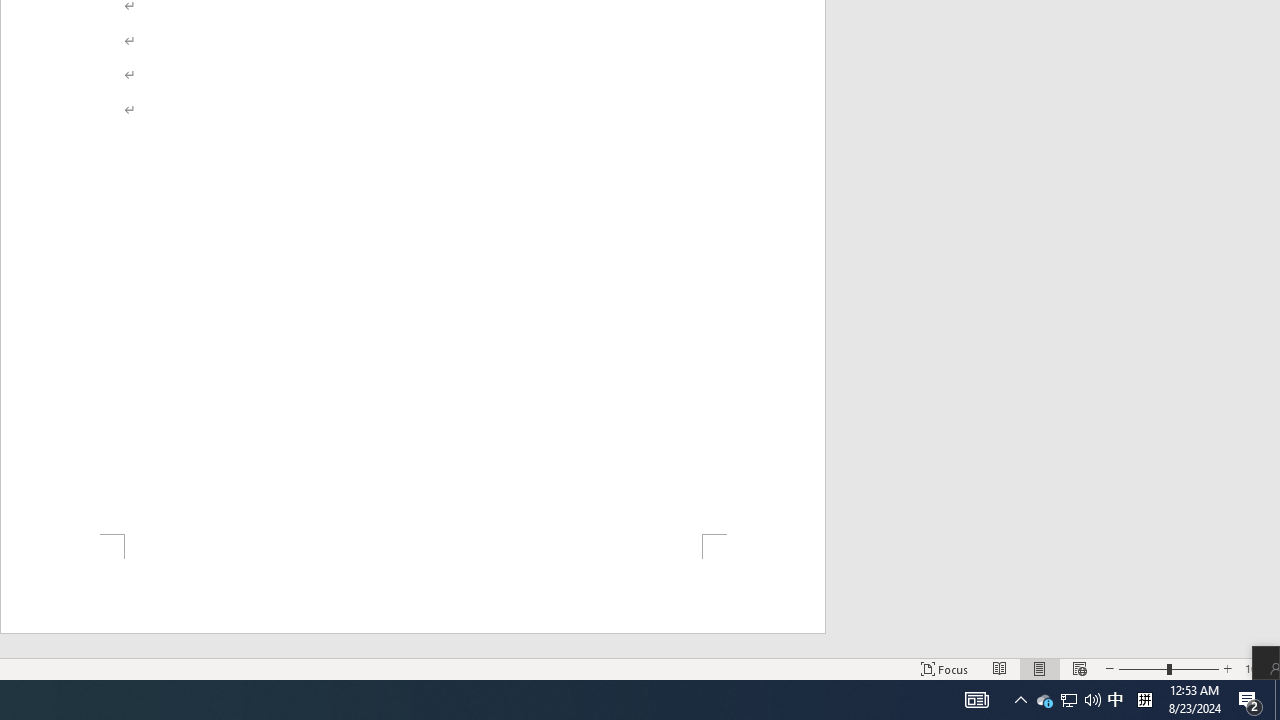 The width and height of the screenshot is (1280, 720). What do you see at coordinates (1040, 669) in the screenshot?
I see `'Print Layout'` at bounding box center [1040, 669].